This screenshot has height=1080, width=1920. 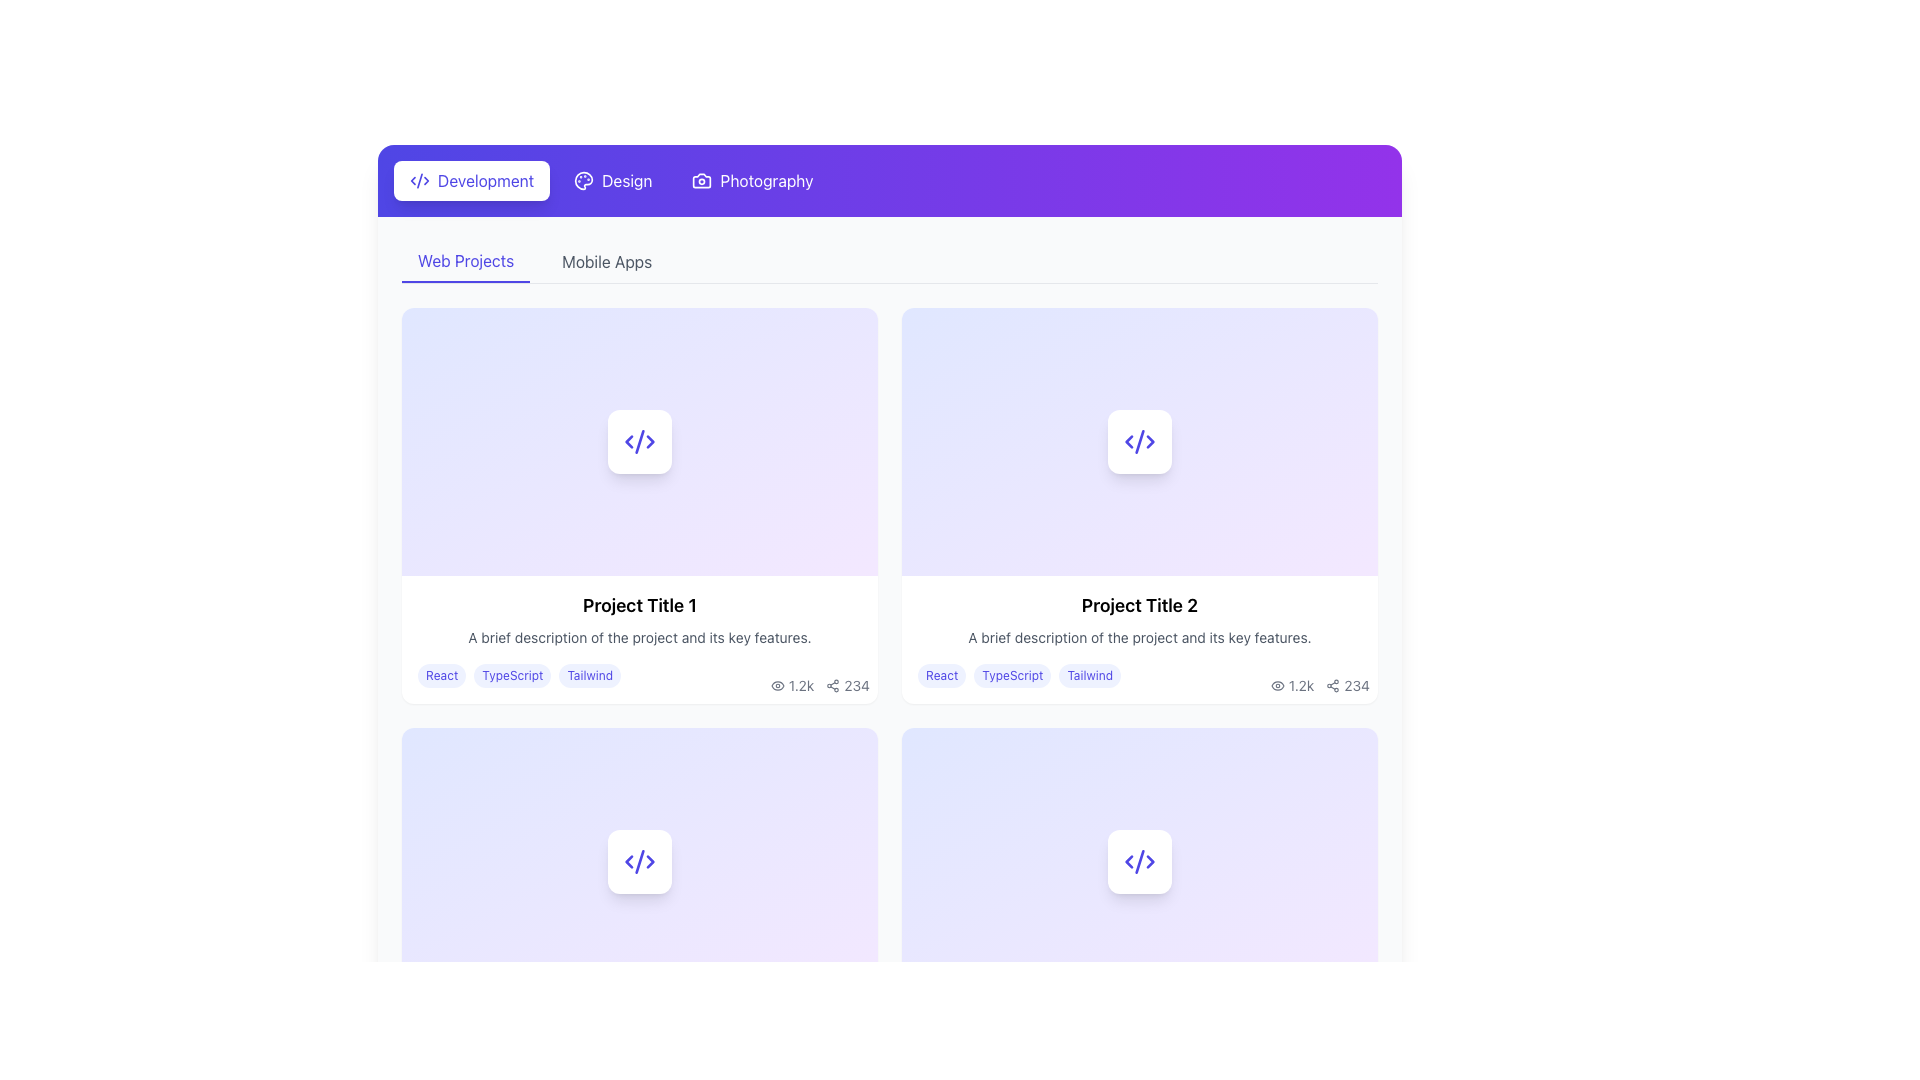 I want to click on the visibility indicator icon located in the bottom-right corner of the card labeled 'Project Title 1', which conveys the number of views (1.2k) associated with the content, so click(x=776, y=684).